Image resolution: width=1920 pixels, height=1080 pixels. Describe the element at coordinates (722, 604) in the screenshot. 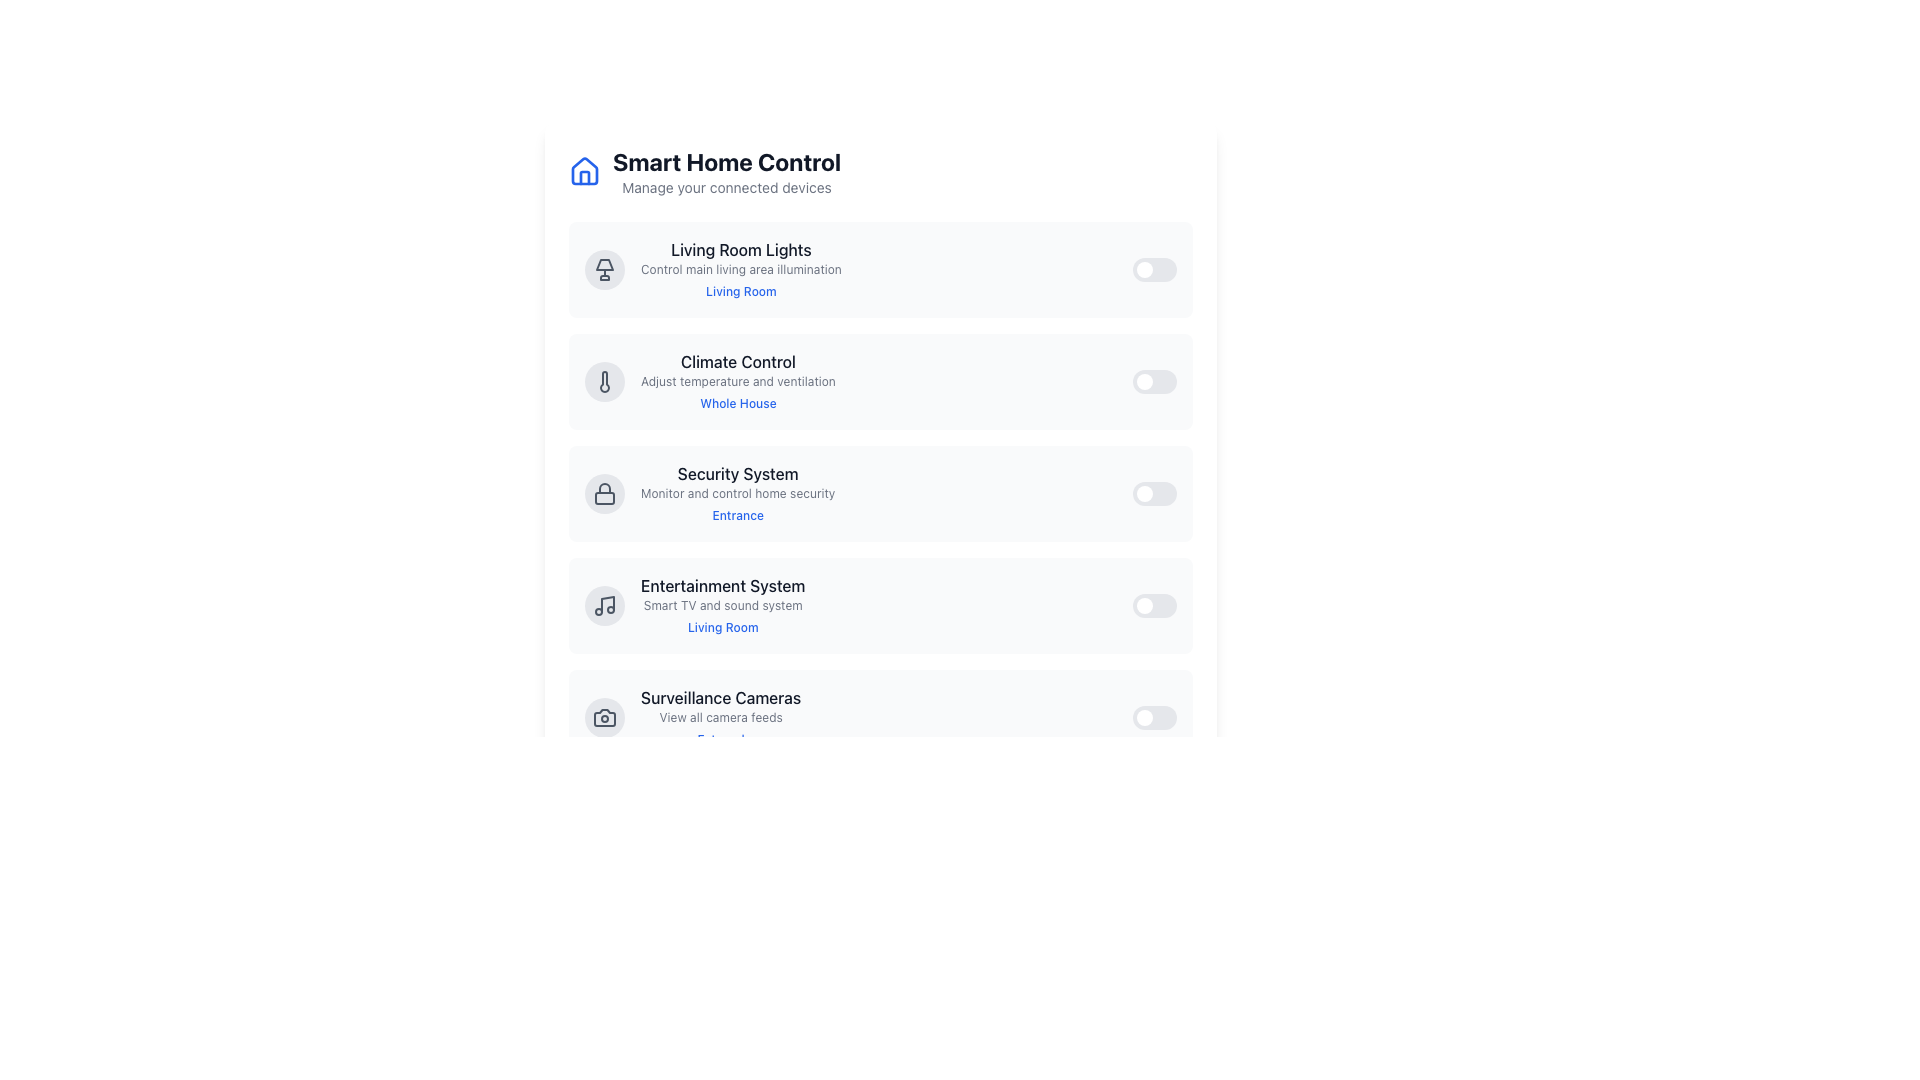

I see `the static text label that describes the components of the 'Entertainment System' feature, positioned below the heading 'Entertainment System' and above 'Living Room'` at that location.